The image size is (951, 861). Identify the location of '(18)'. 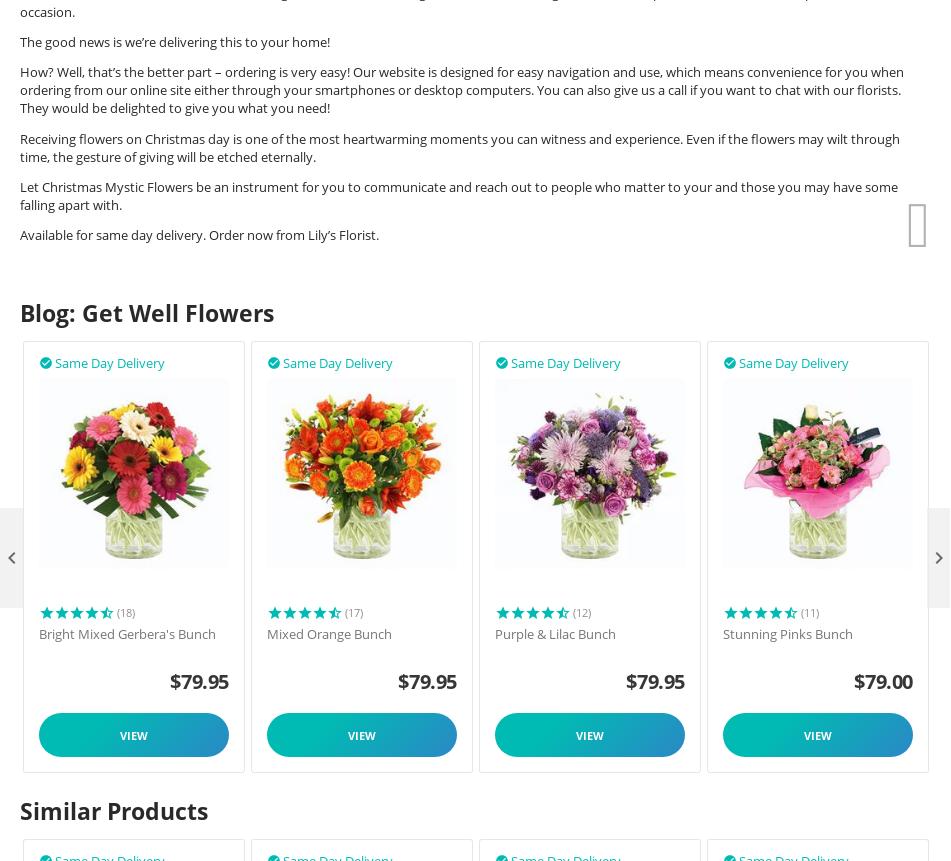
(126, 611).